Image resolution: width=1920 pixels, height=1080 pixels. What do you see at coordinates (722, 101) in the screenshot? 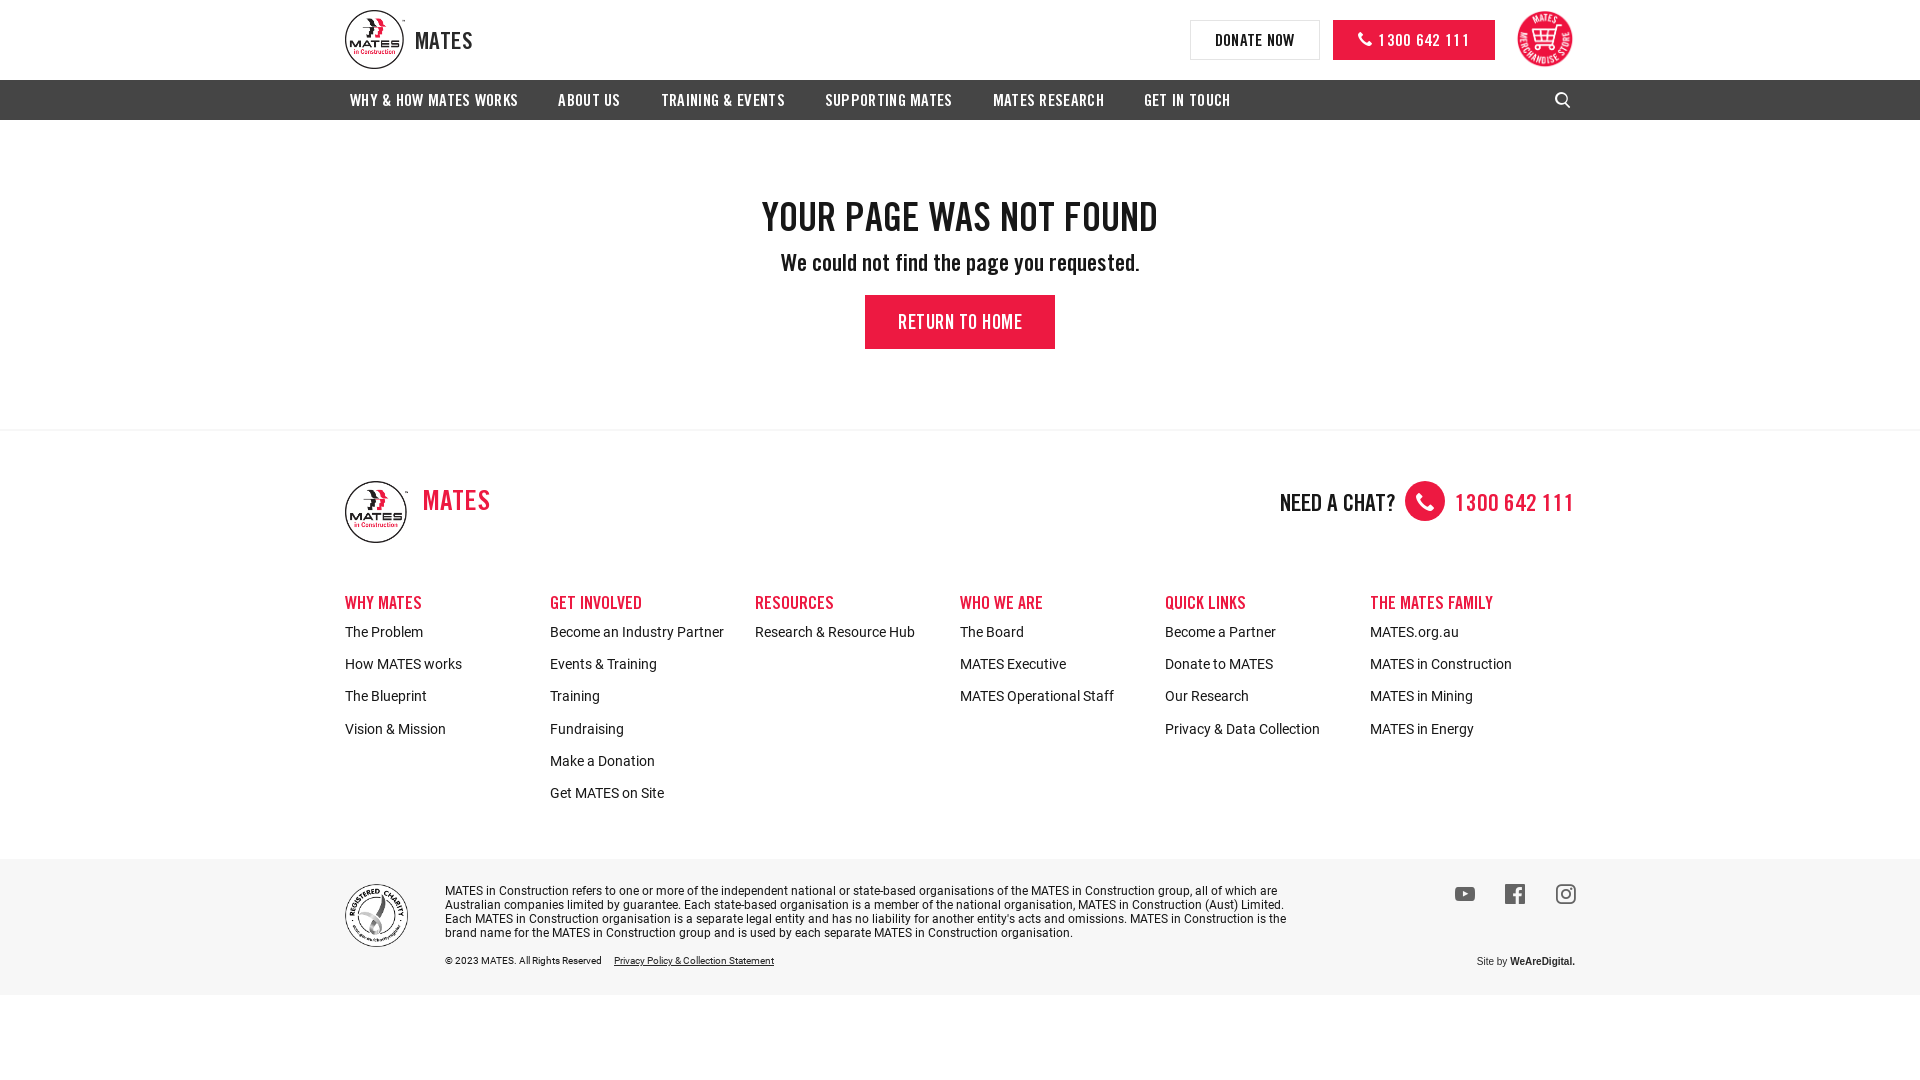
I see `'TRAINING & EVENTS'` at bounding box center [722, 101].